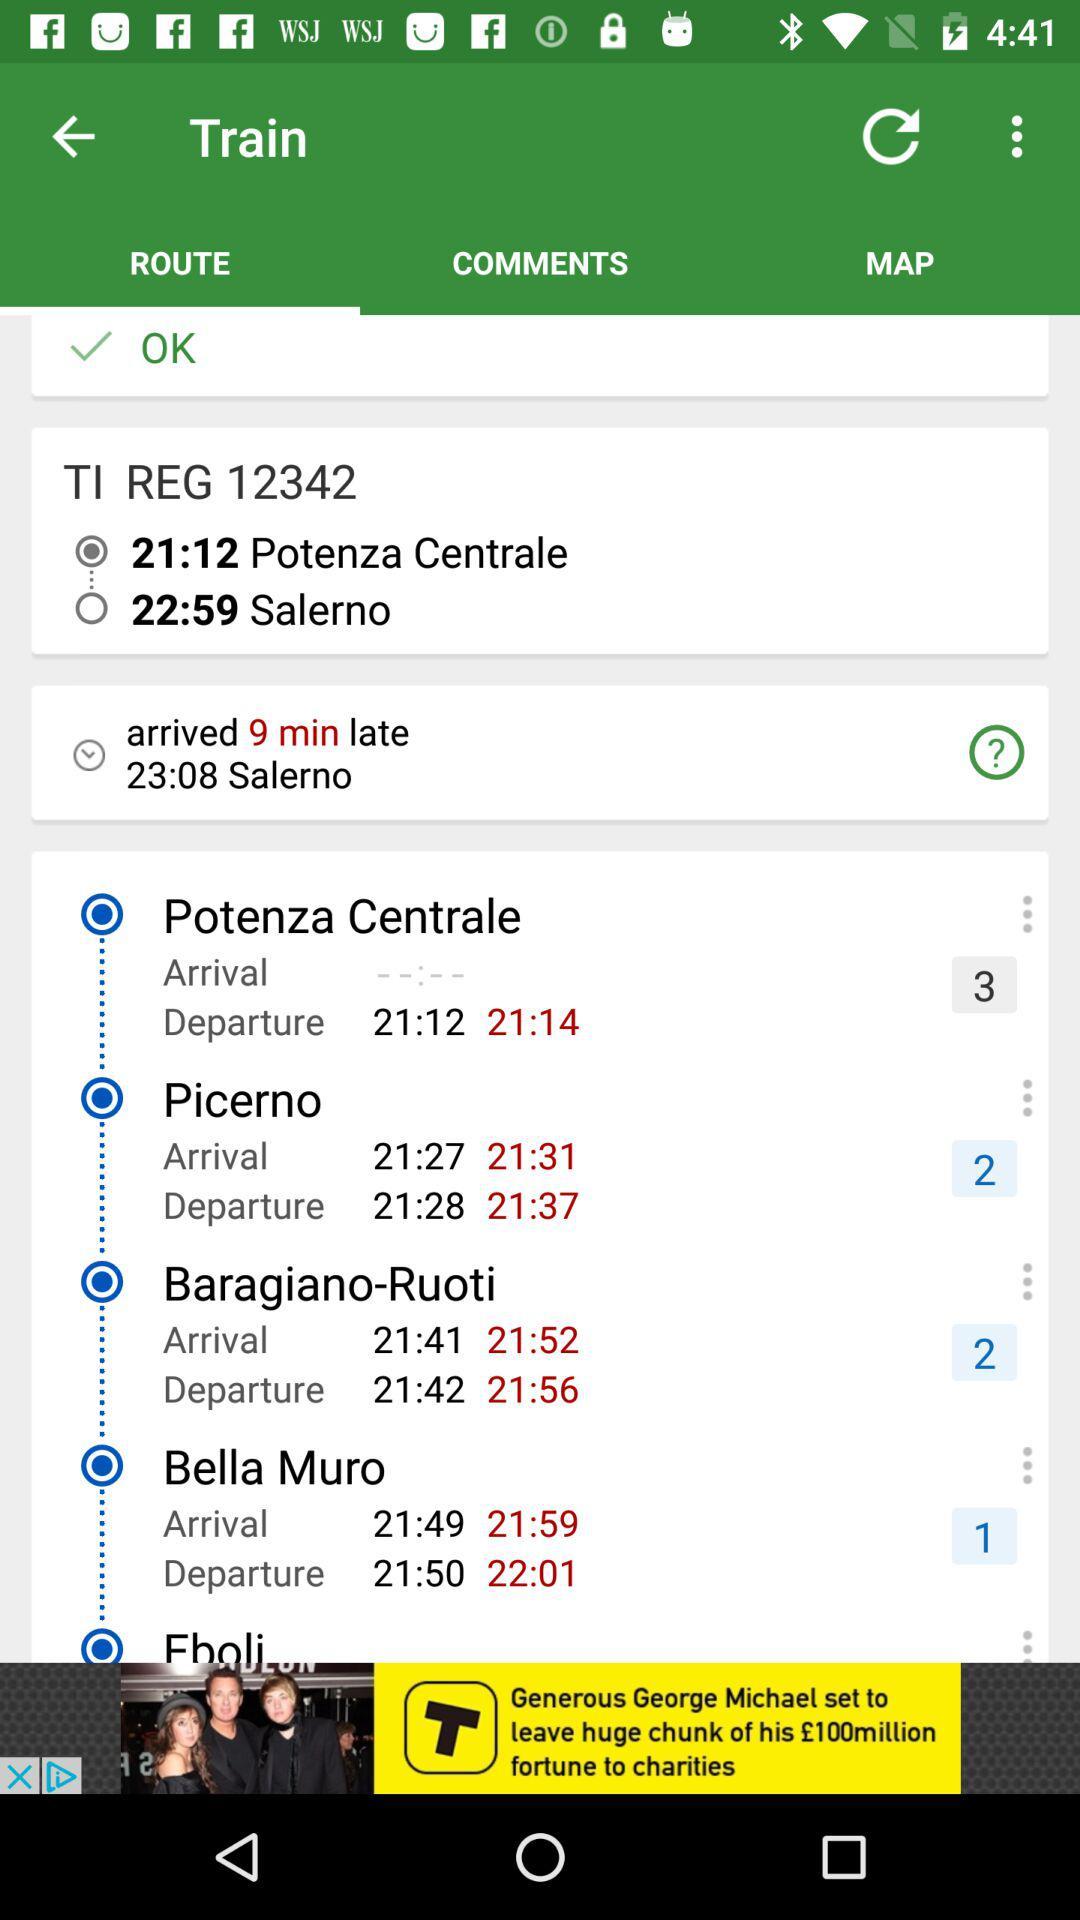 This screenshot has width=1080, height=1920. Describe the element at coordinates (88, 135) in the screenshot. I see `go back` at that location.